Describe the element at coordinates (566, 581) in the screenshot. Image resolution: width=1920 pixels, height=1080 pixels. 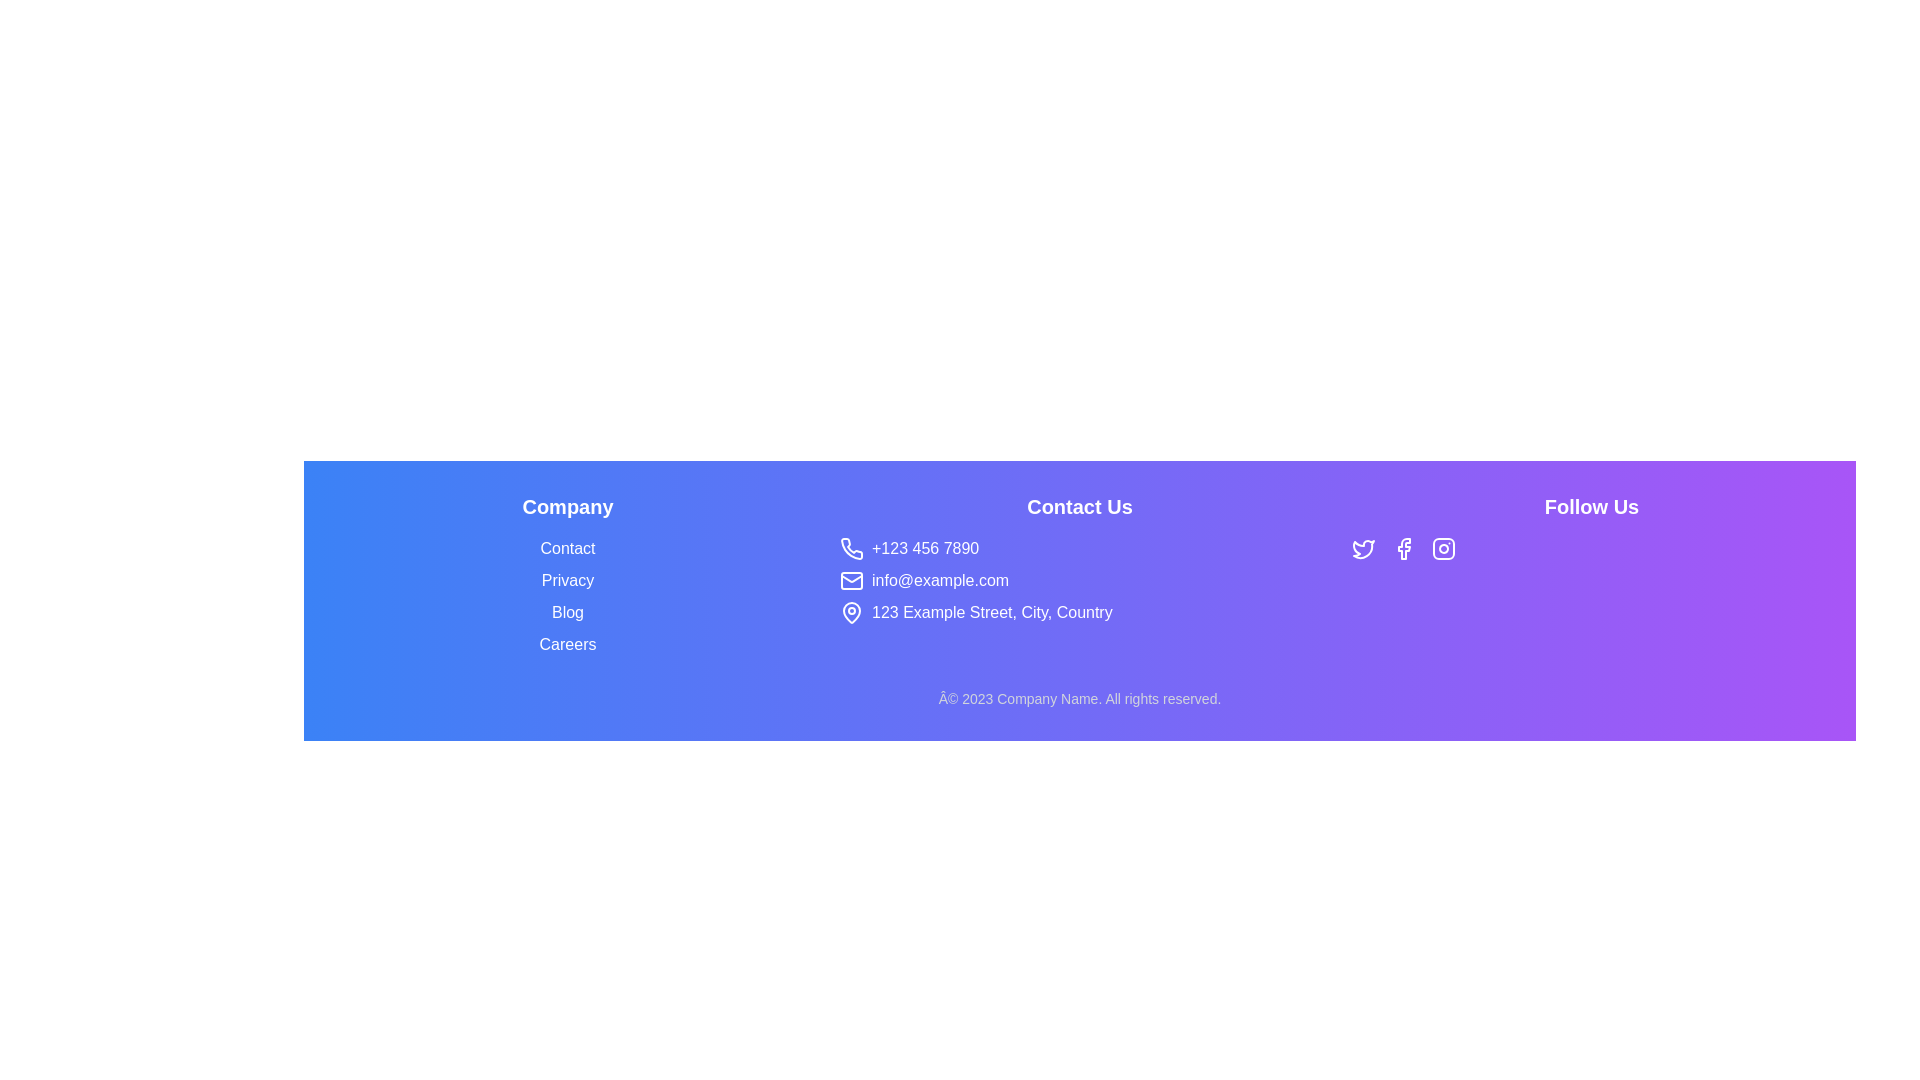
I see `the 'Privacy' hyperlink text located under the 'Company' section in the footer` at that location.